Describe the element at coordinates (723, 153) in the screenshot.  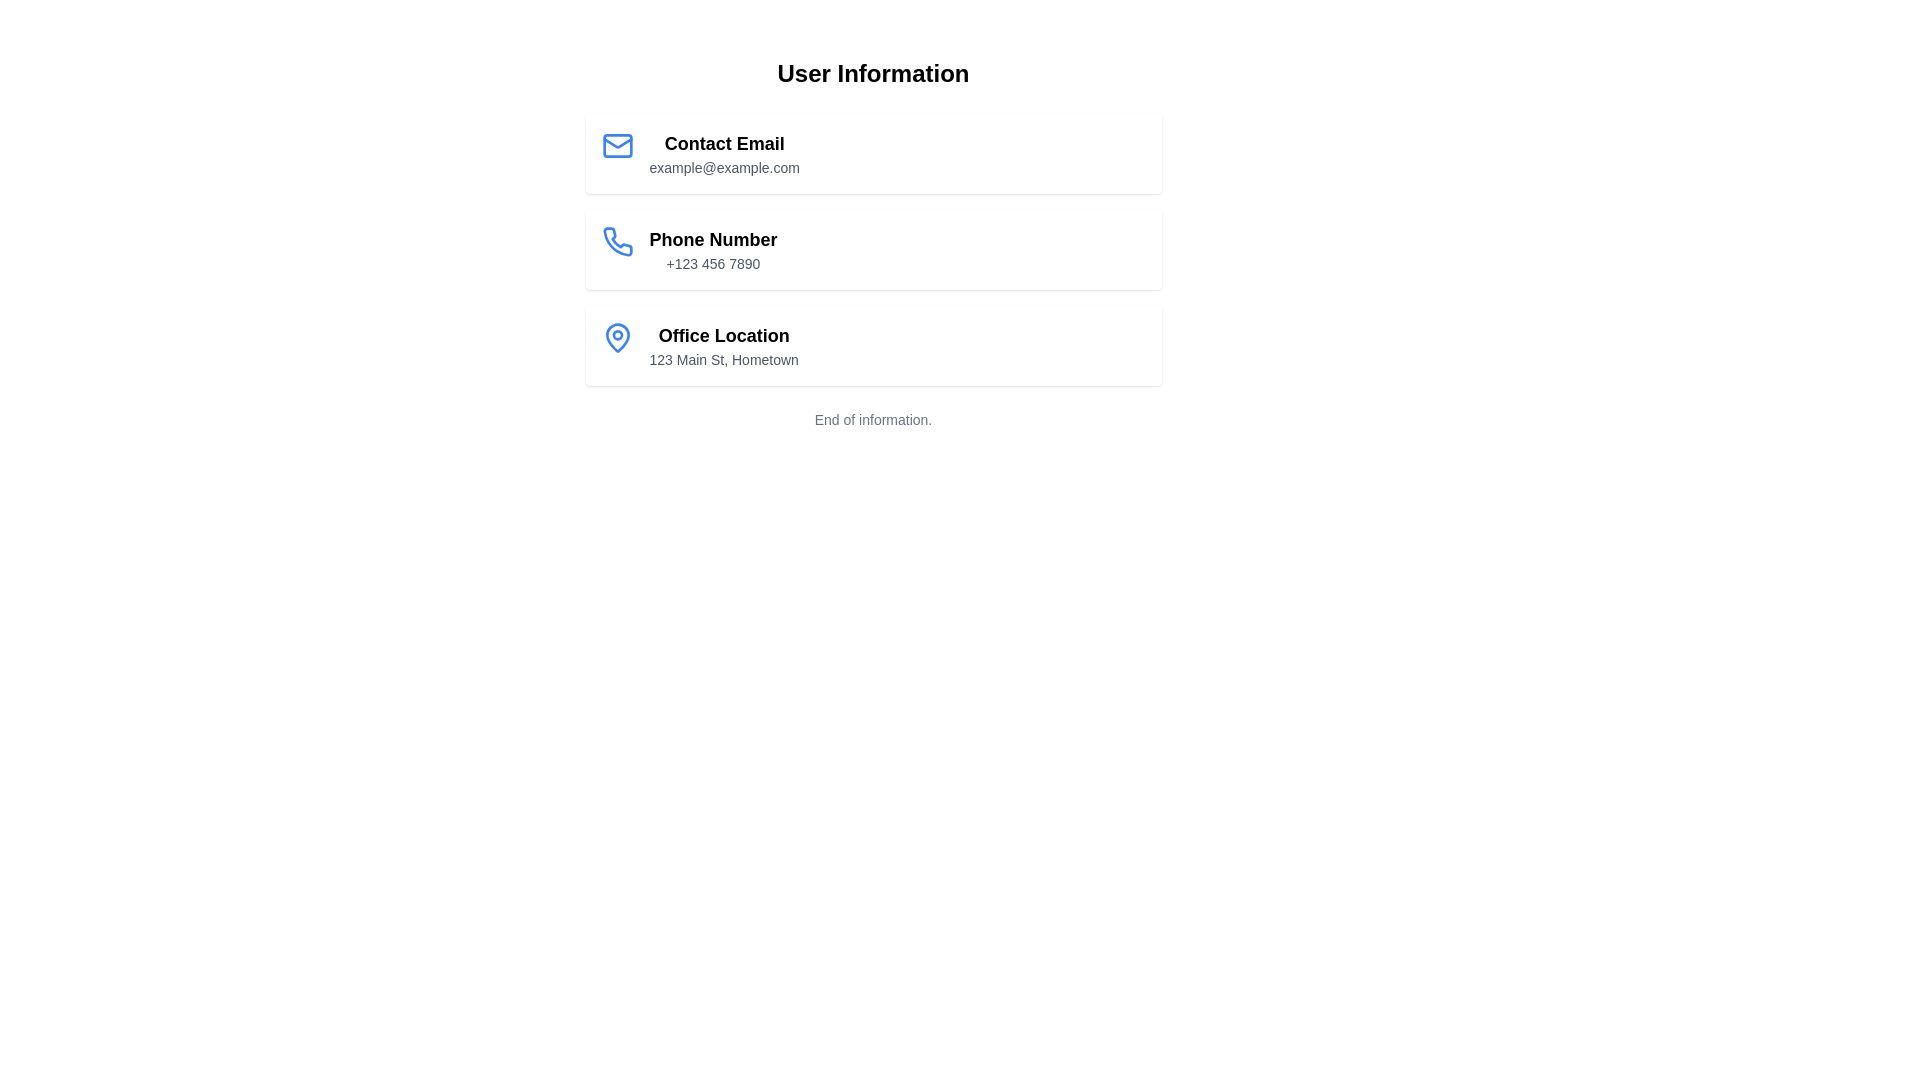
I see `the text display block that contains the heading 'Contact Email' and the email address 'example@example.com', which is the first item in a vertical list within a card layout` at that location.